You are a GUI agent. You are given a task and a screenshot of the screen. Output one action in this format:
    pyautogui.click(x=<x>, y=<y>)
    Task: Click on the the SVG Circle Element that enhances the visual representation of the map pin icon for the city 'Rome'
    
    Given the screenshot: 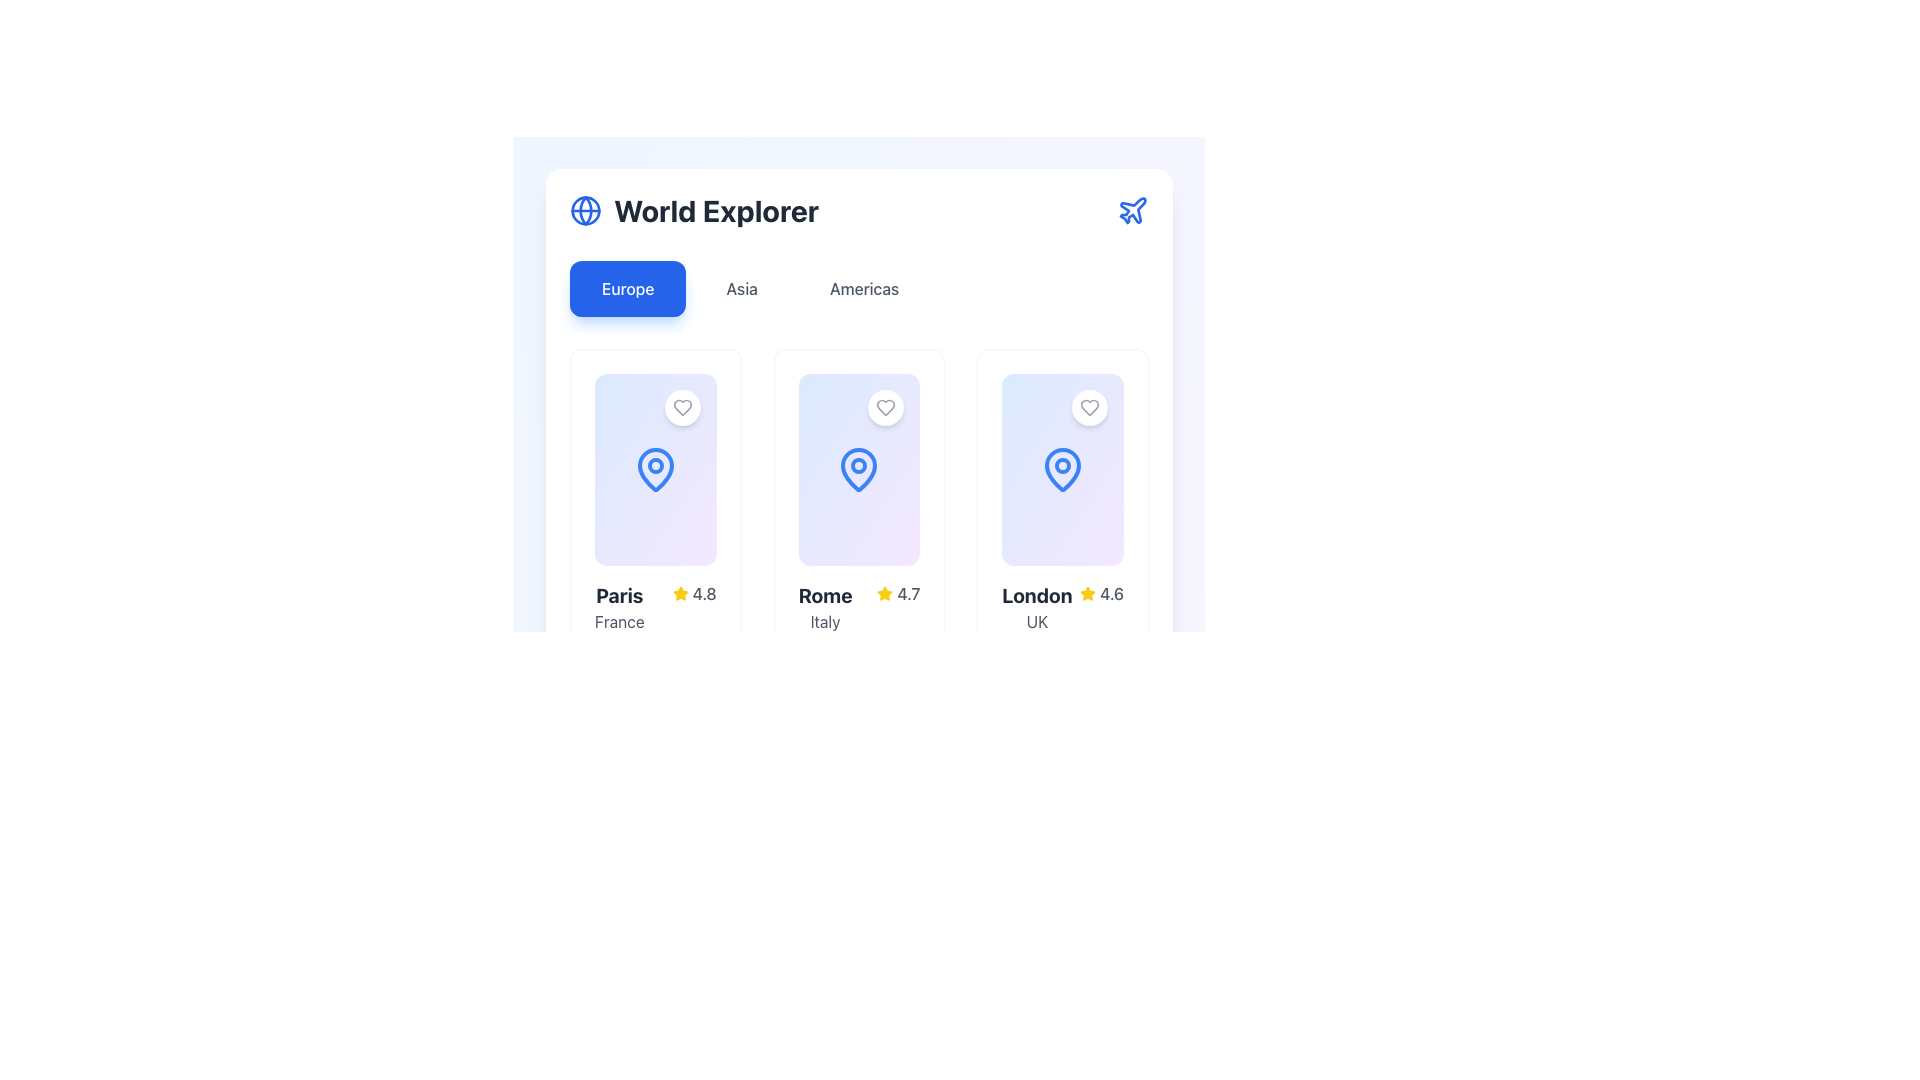 What is the action you would take?
    pyautogui.click(x=859, y=466)
    